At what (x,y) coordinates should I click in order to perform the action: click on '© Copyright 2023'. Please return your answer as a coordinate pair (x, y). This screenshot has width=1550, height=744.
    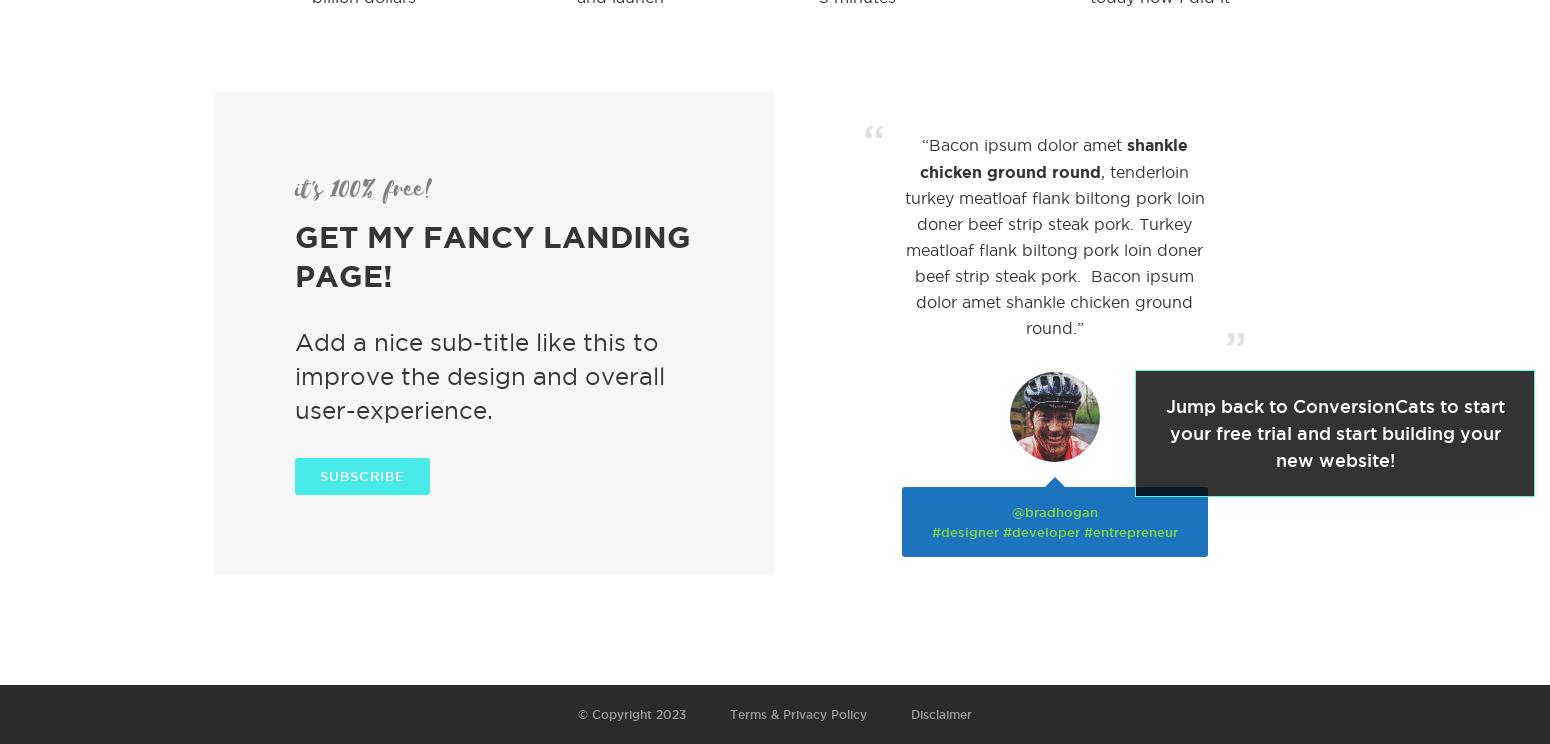
    Looking at the image, I should click on (577, 713).